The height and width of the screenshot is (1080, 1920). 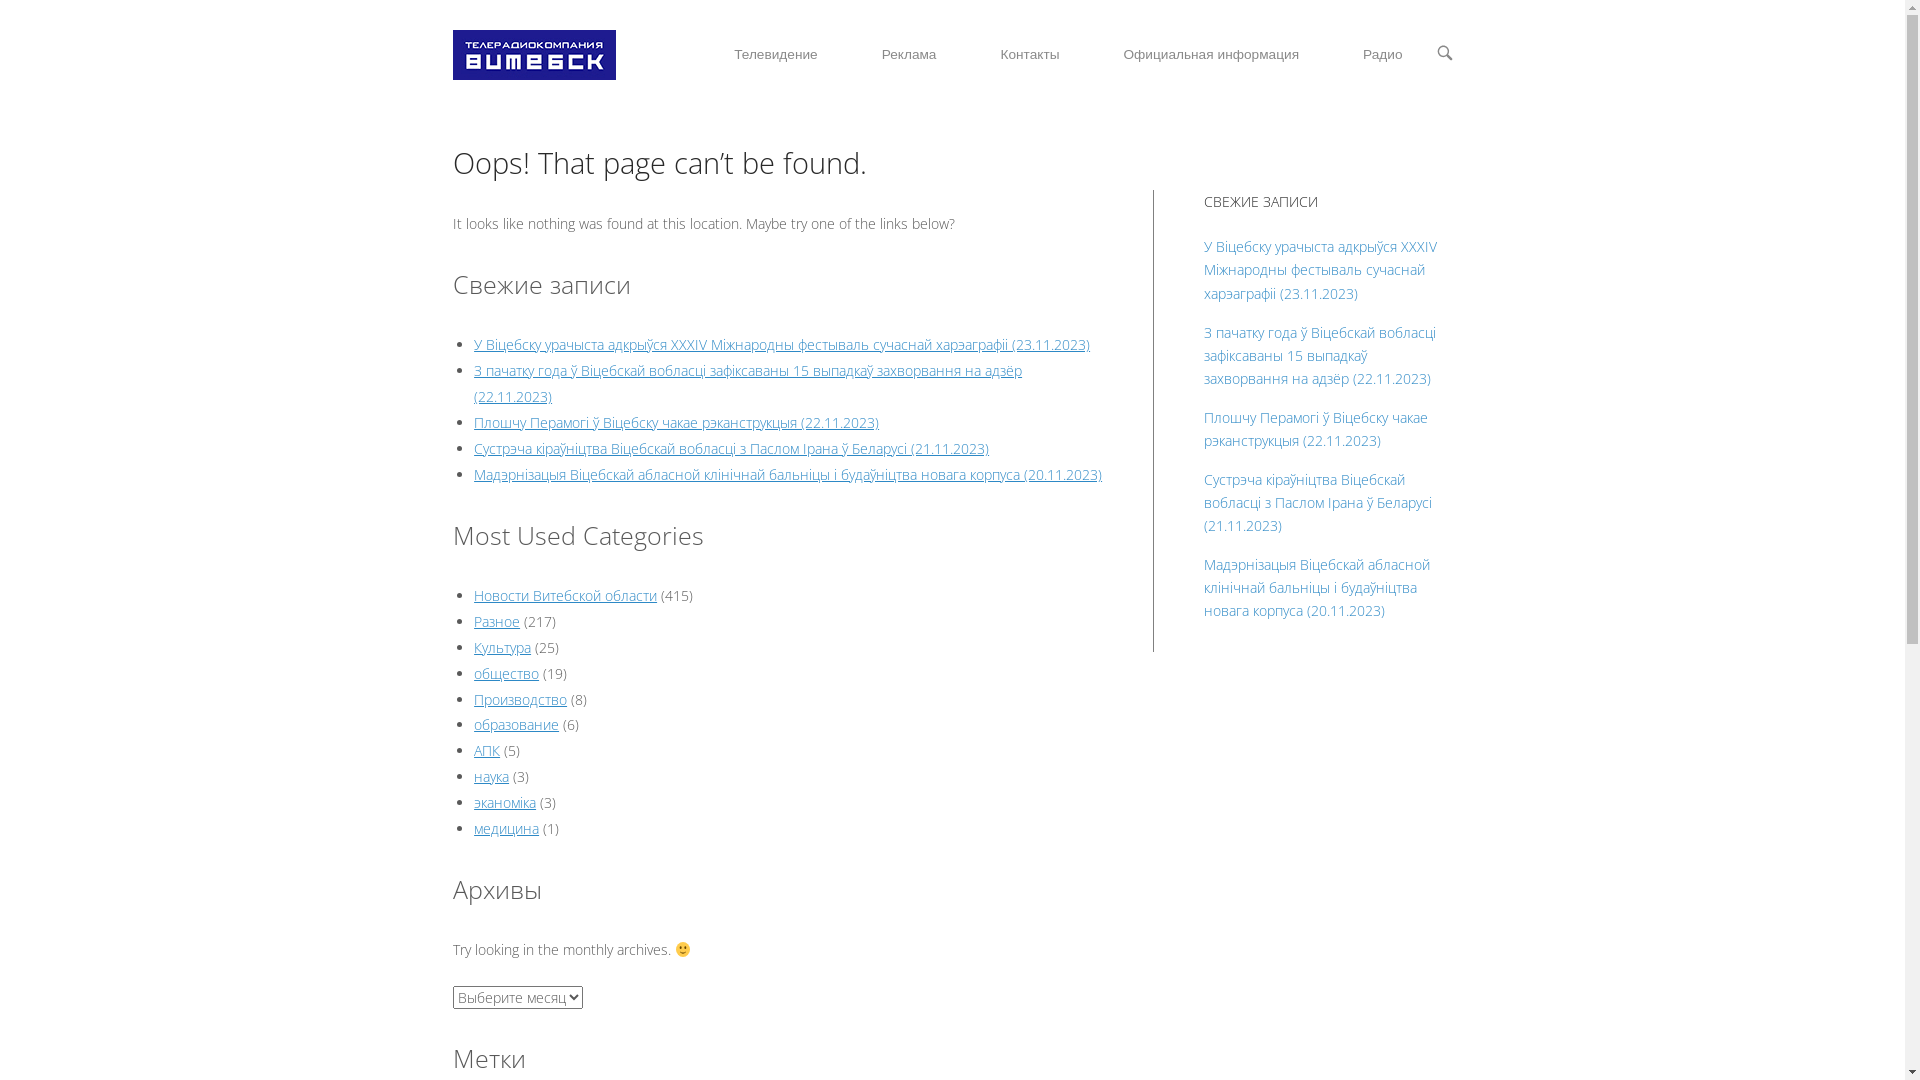 What do you see at coordinates (1444, 53) in the screenshot?
I see `'OPEN SEARCH BAR'` at bounding box center [1444, 53].